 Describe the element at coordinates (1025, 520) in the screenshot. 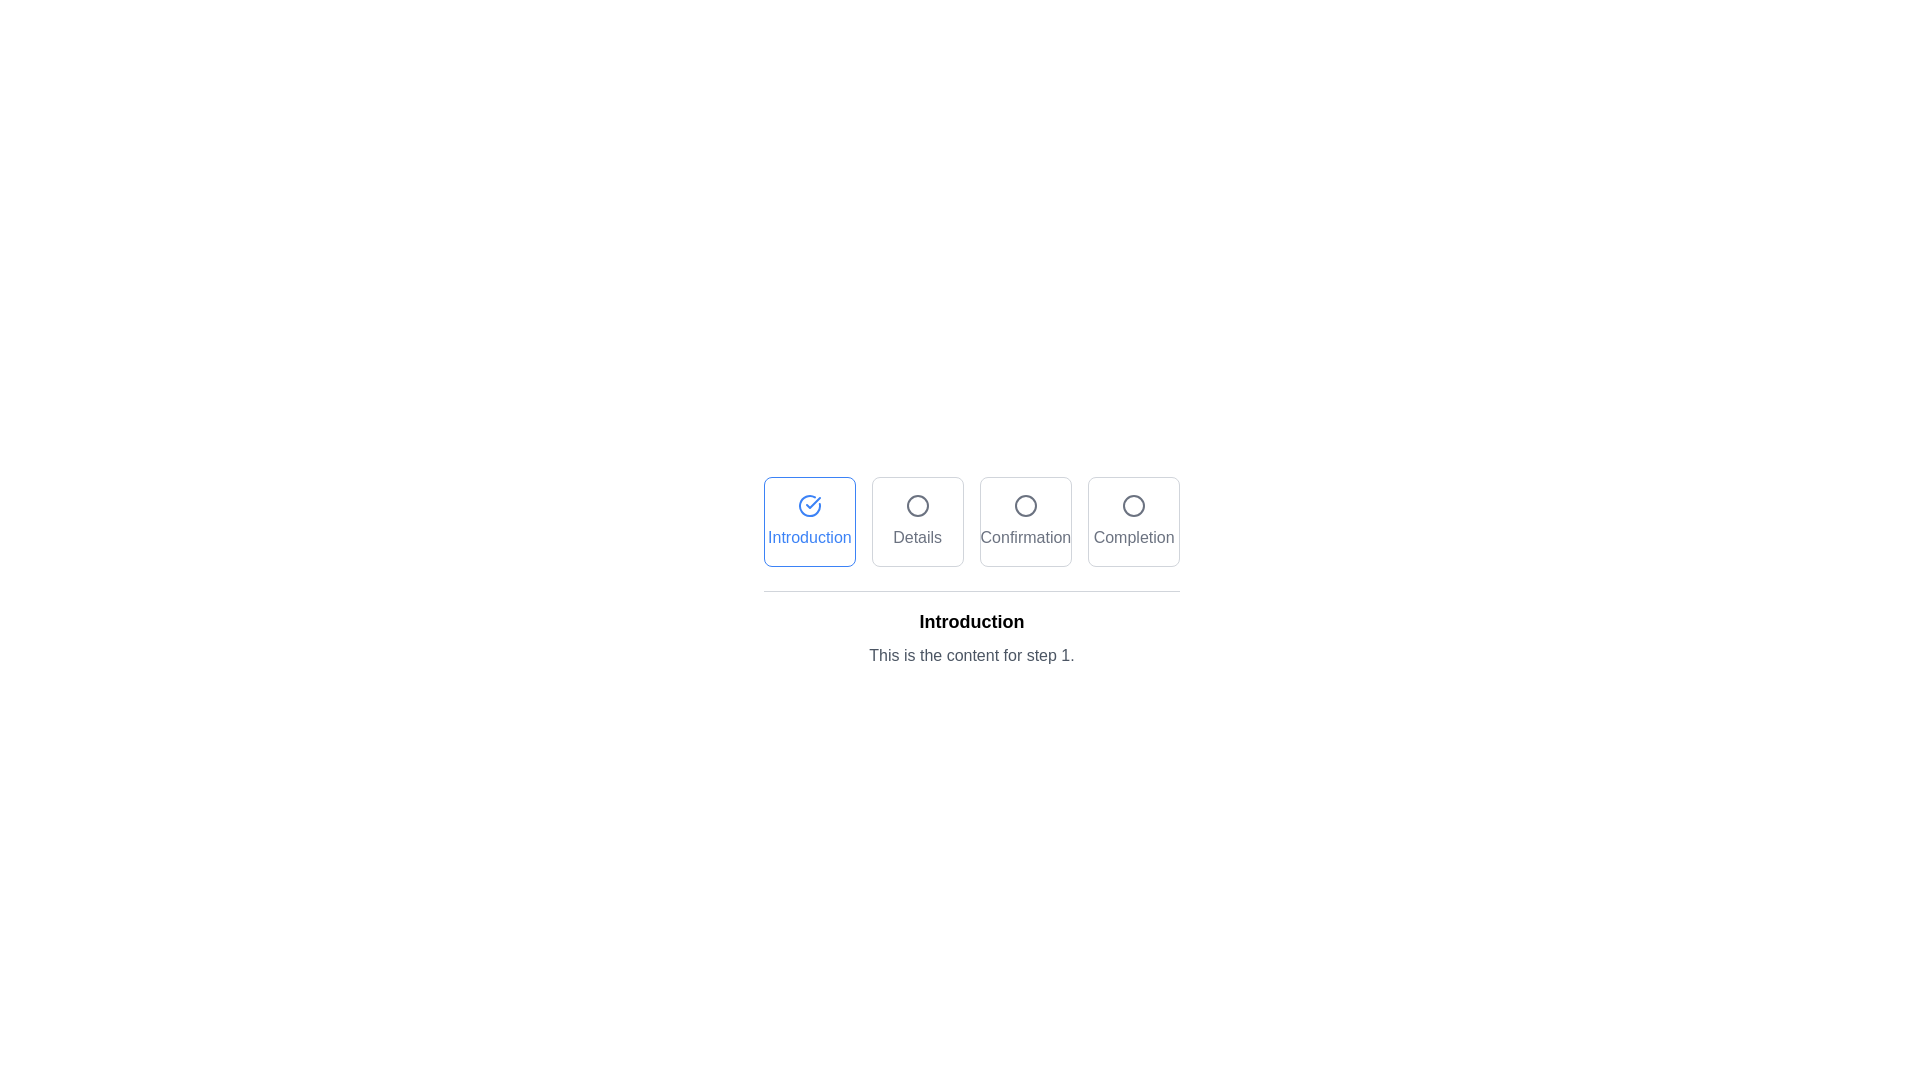

I see `the 'Confirmation' button, which is the third button in a row of four` at that location.